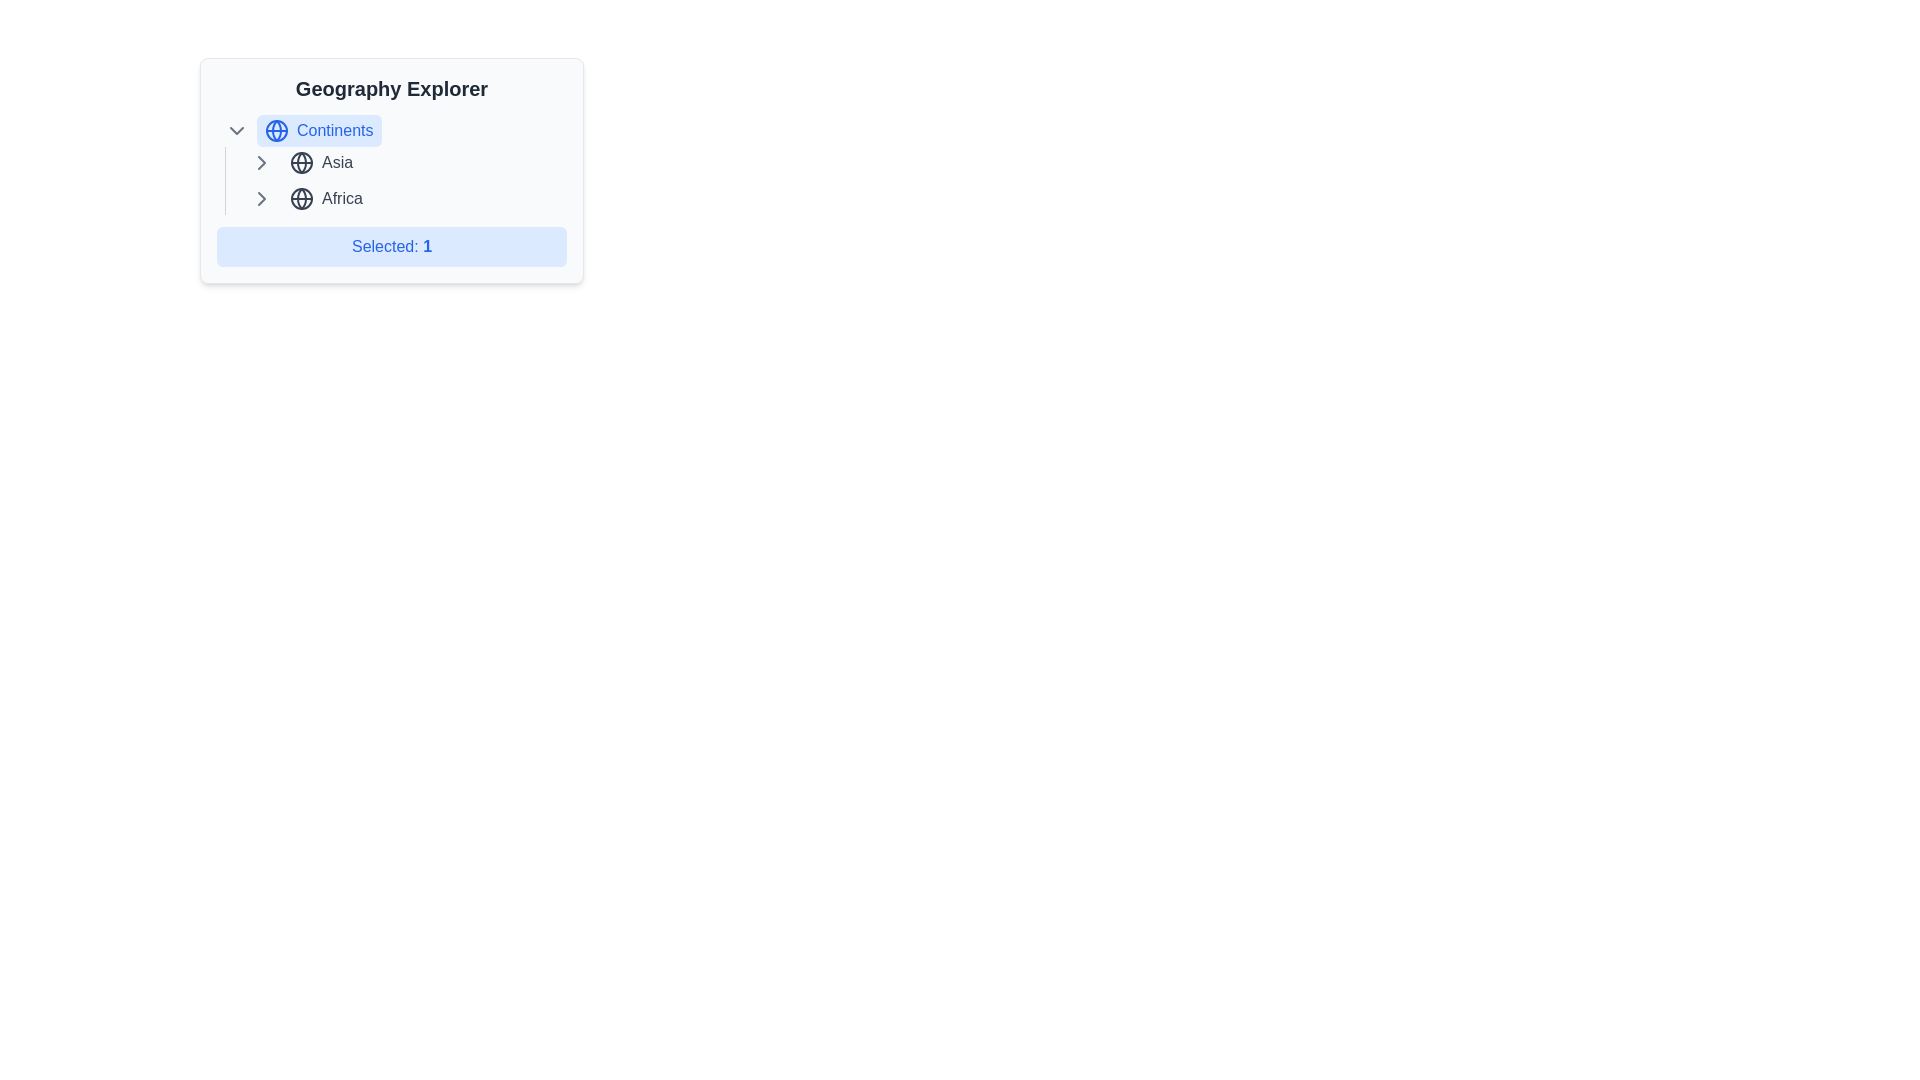 Image resolution: width=1920 pixels, height=1080 pixels. Describe the element at coordinates (335, 131) in the screenshot. I see `the static text label displaying the word 'Continents' in blue font, which is positioned to the right of a globe icon in the 'Geography Explorer' section` at that location.